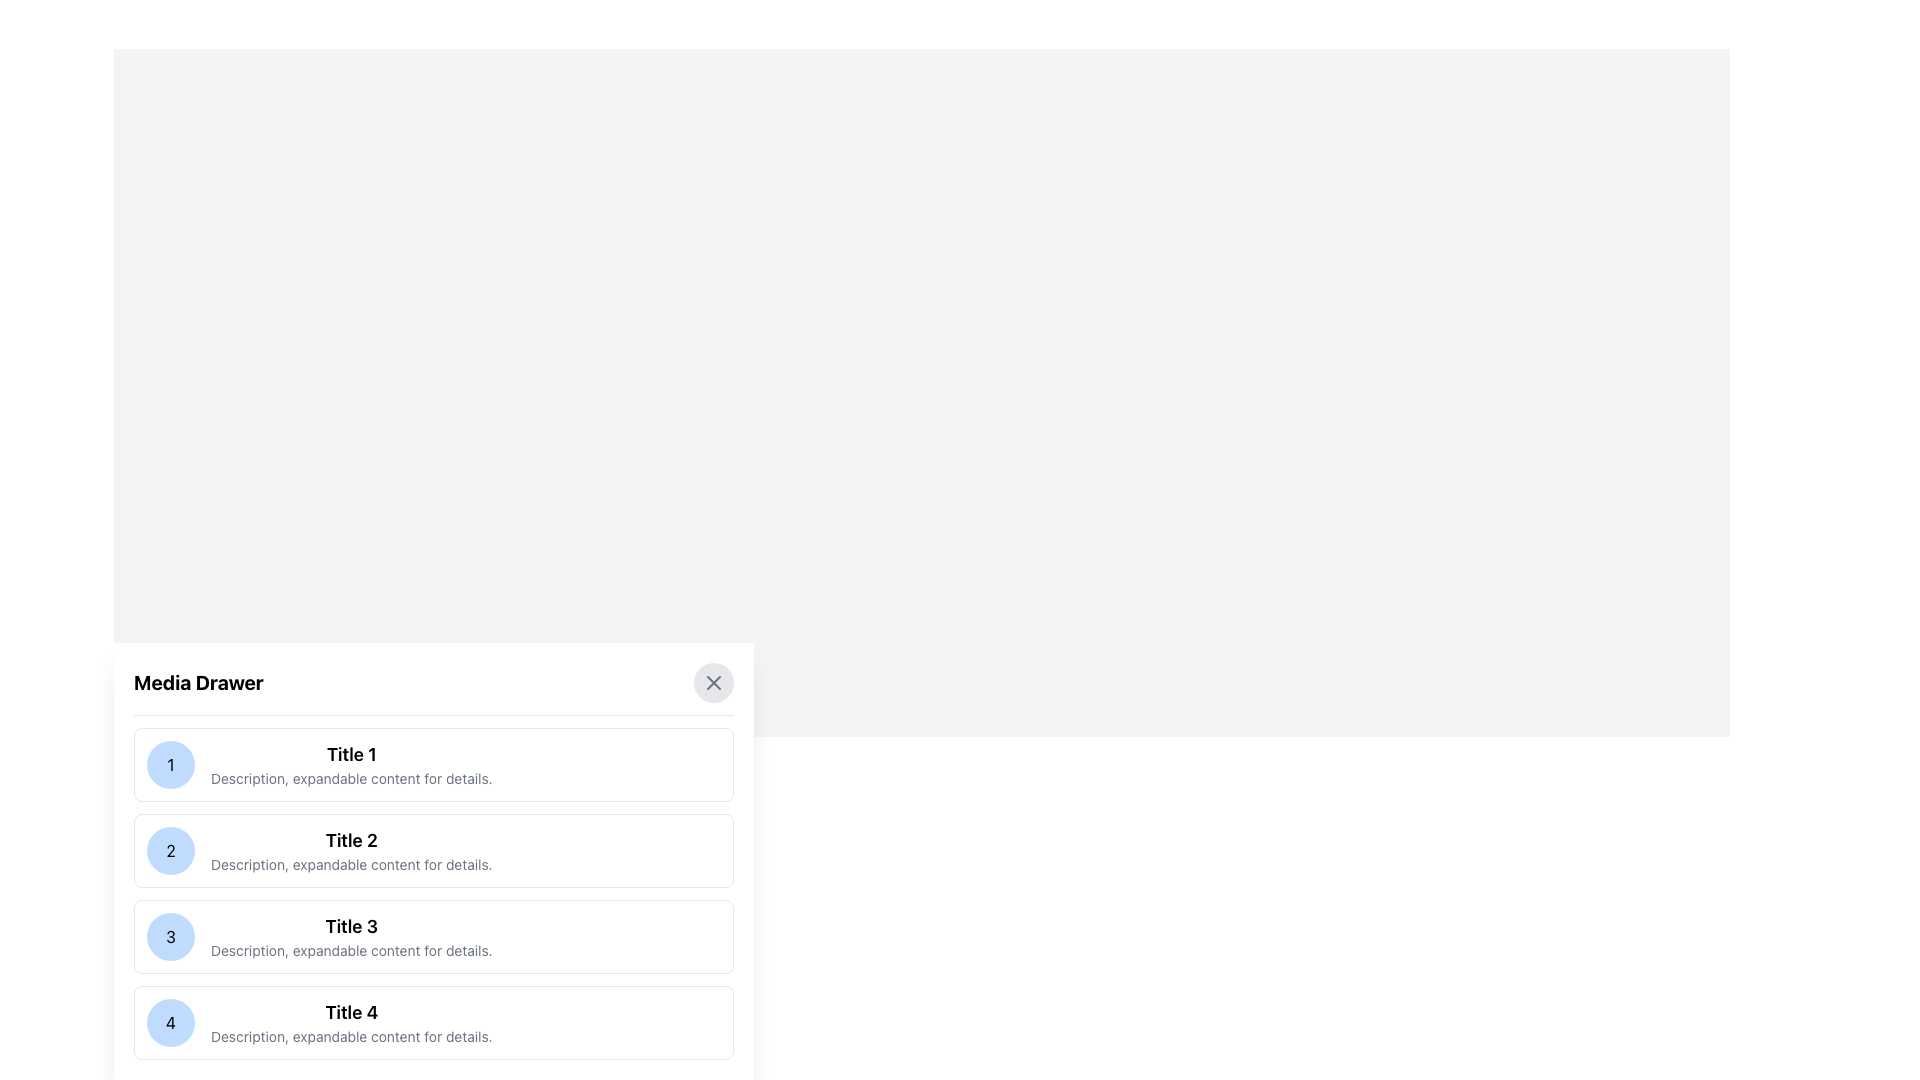 The image size is (1920, 1080). Describe the element at coordinates (351, 937) in the screenshot. I see `the List item with title 'Title 3' and description text 'Description, expandable content for details.'` at that location.